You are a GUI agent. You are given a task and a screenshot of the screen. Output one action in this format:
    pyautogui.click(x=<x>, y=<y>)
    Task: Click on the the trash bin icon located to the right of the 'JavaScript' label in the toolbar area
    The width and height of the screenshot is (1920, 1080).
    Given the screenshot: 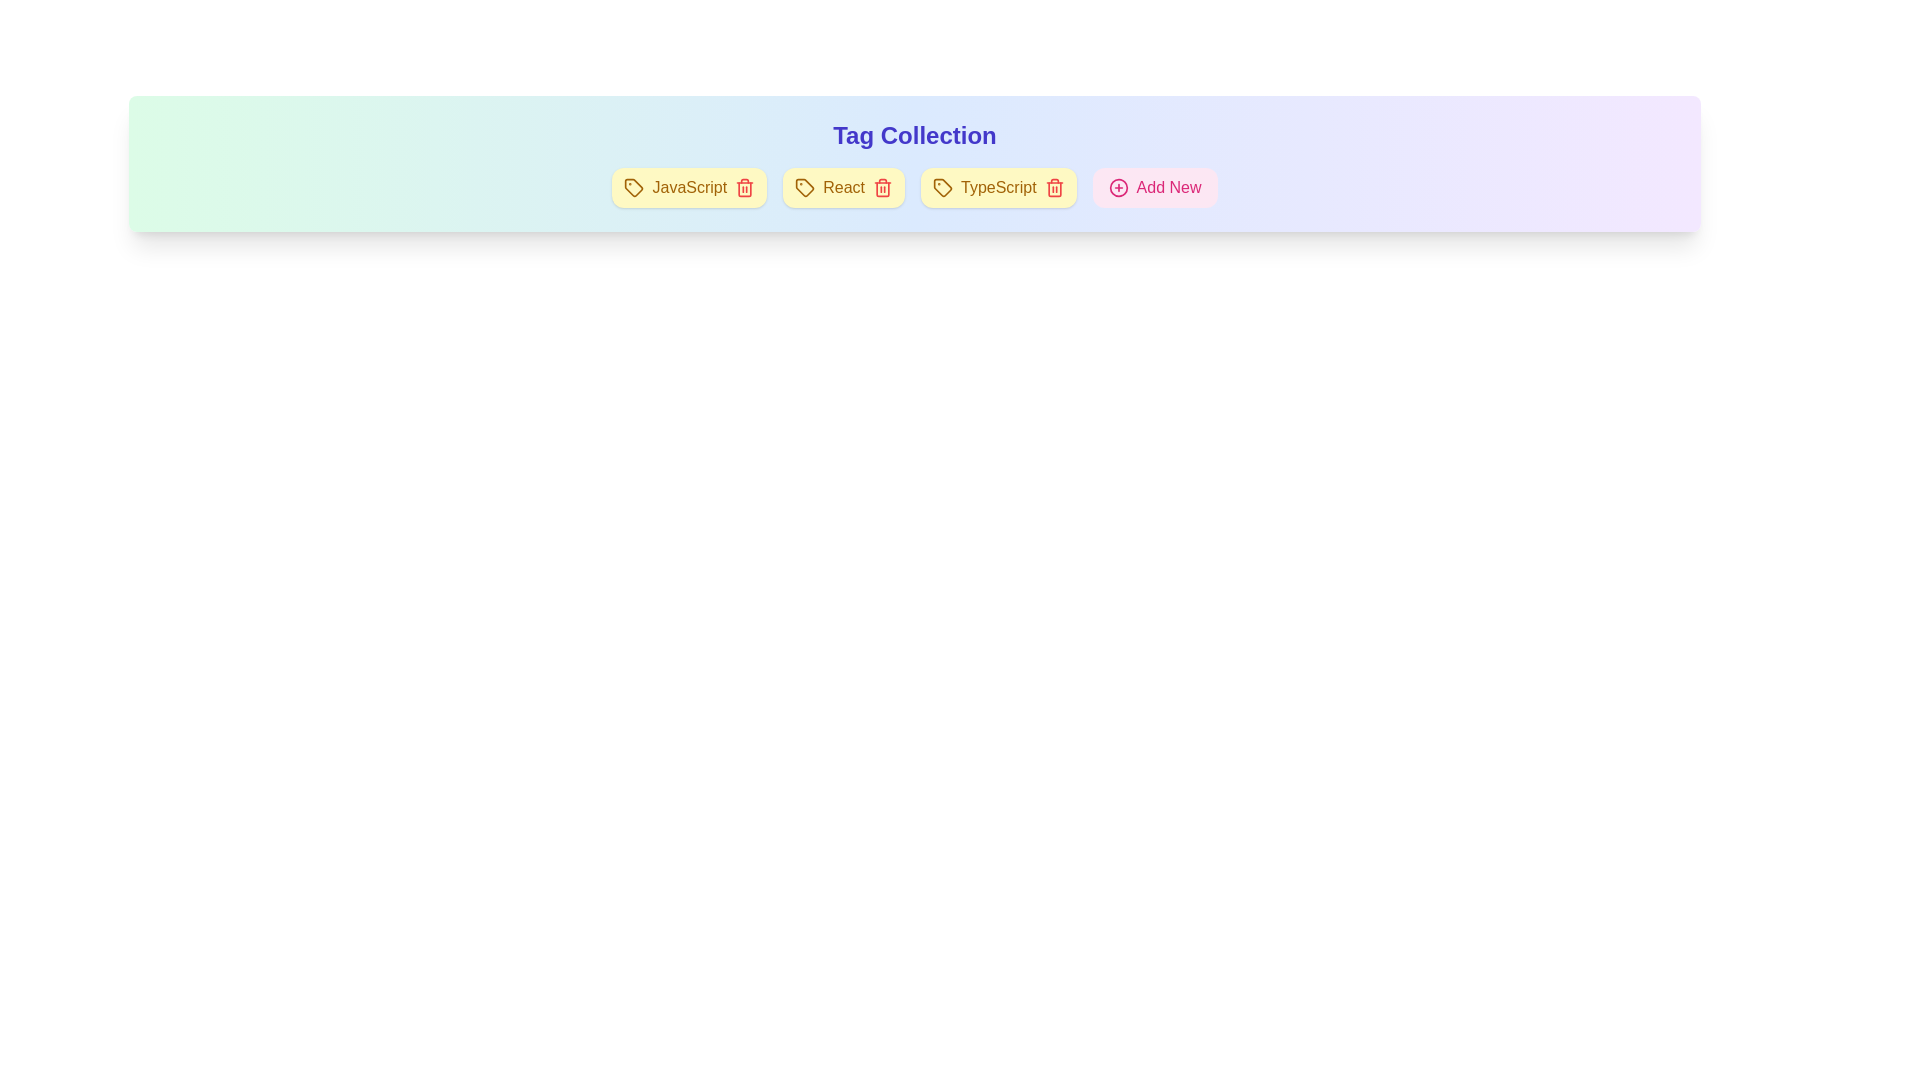 What is the action you would take?
    pyautogui.click(x=744, y=189)
    